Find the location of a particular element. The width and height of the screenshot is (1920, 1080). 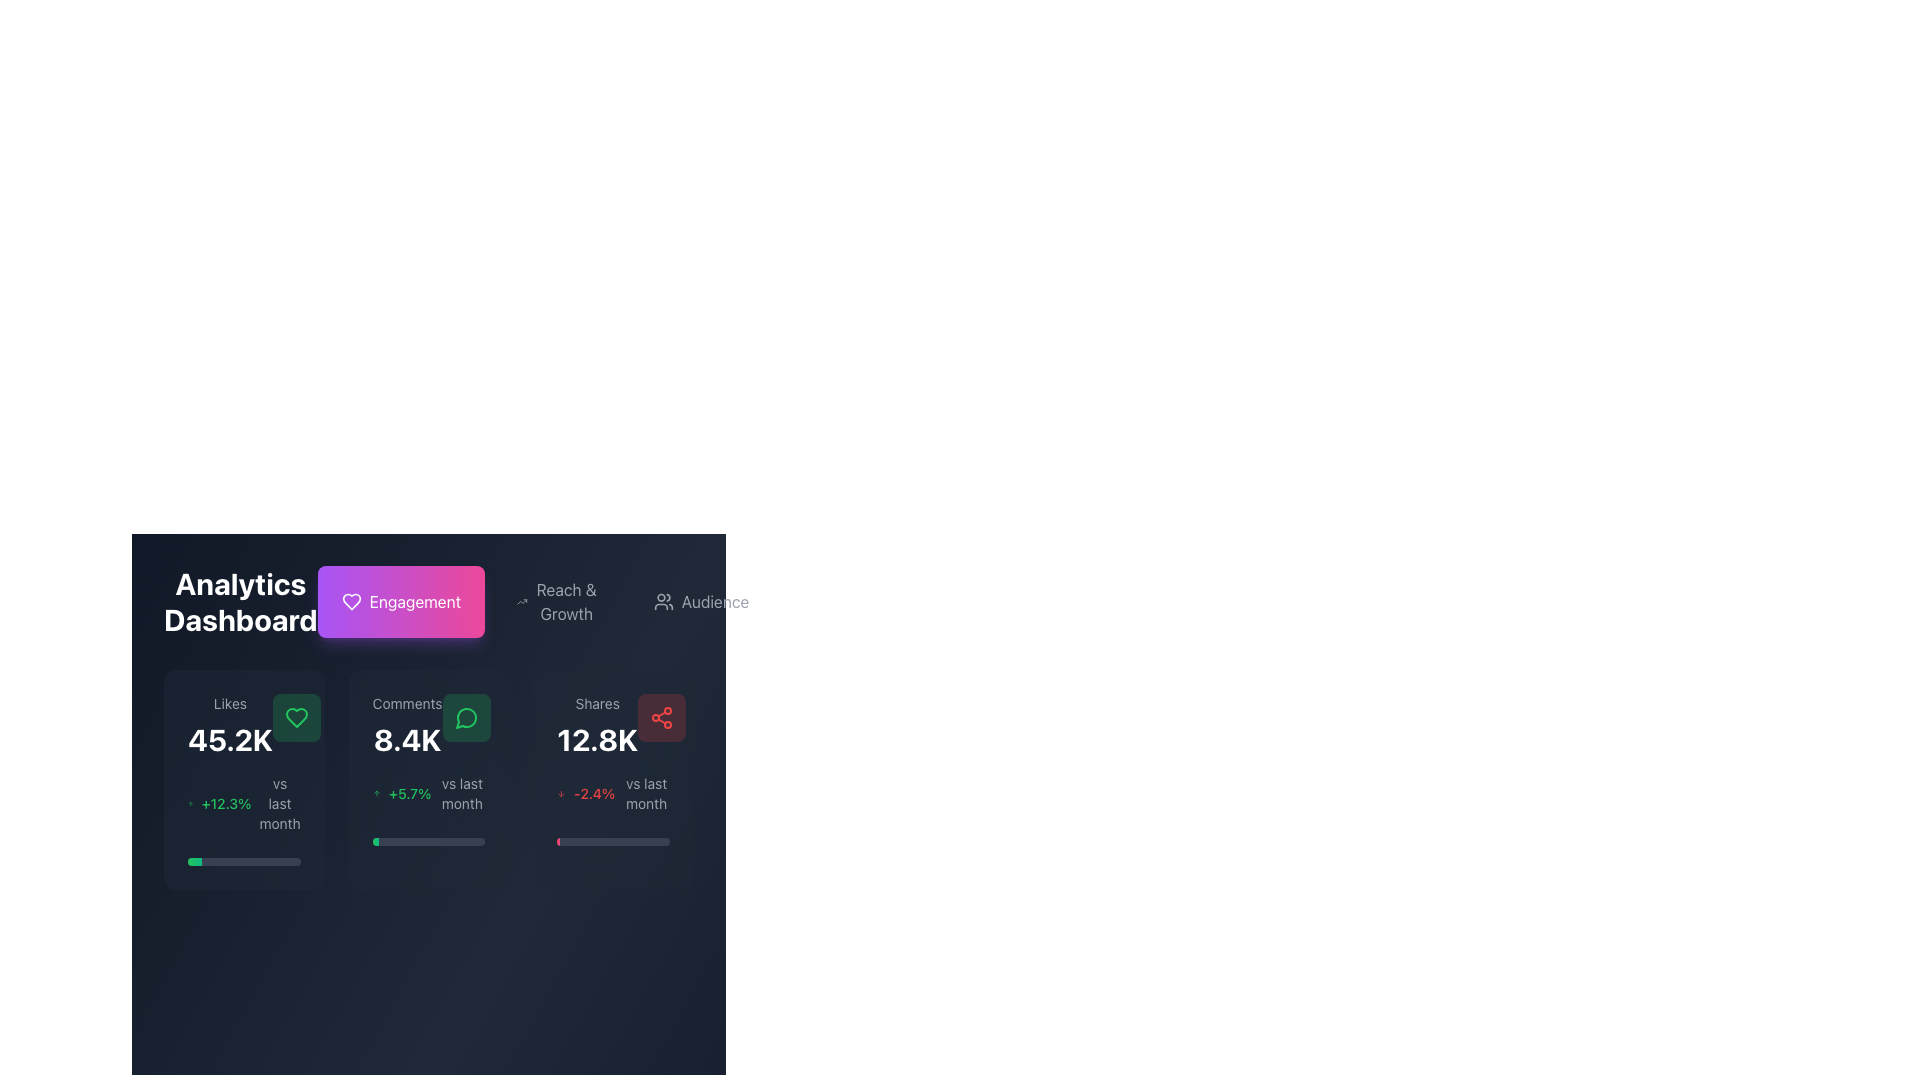

the 'Likes' text label, which is displayed in gray color and is positioned above the number '45.2K' in the card layout is located at coordinates (230, 703).